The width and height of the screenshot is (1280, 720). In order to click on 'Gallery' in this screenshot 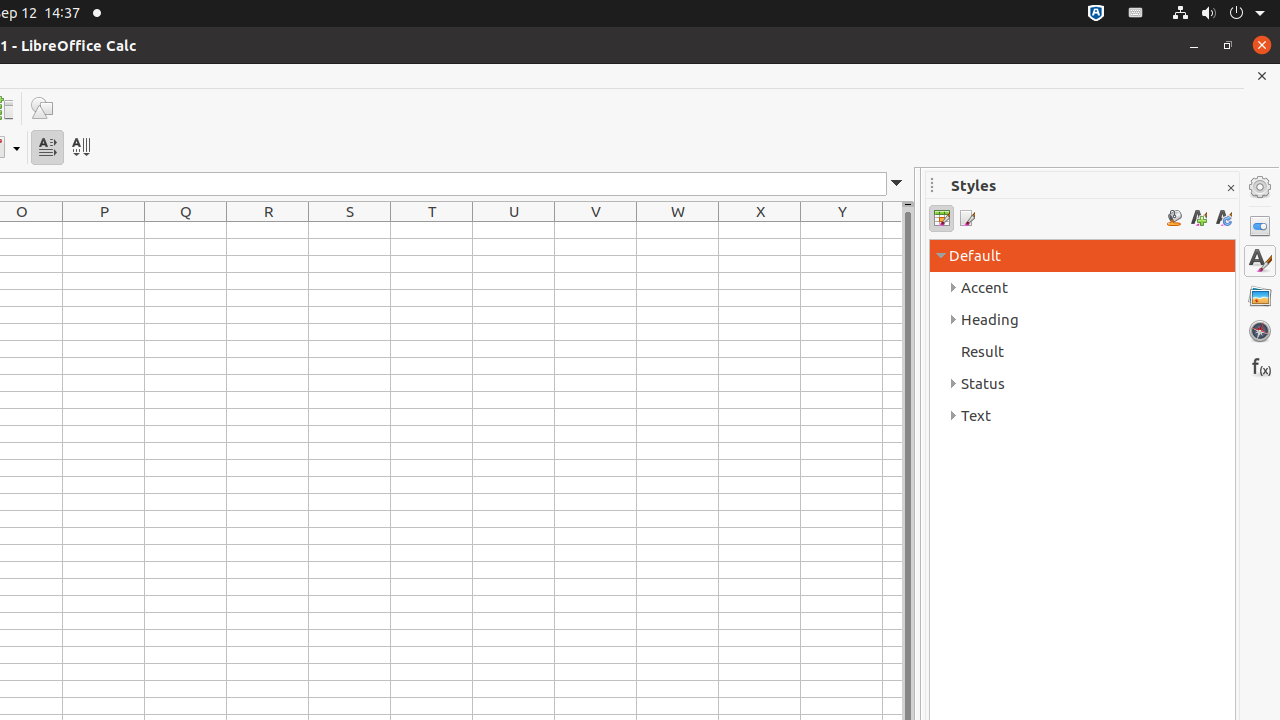, I will do `click(1259, 295)`.